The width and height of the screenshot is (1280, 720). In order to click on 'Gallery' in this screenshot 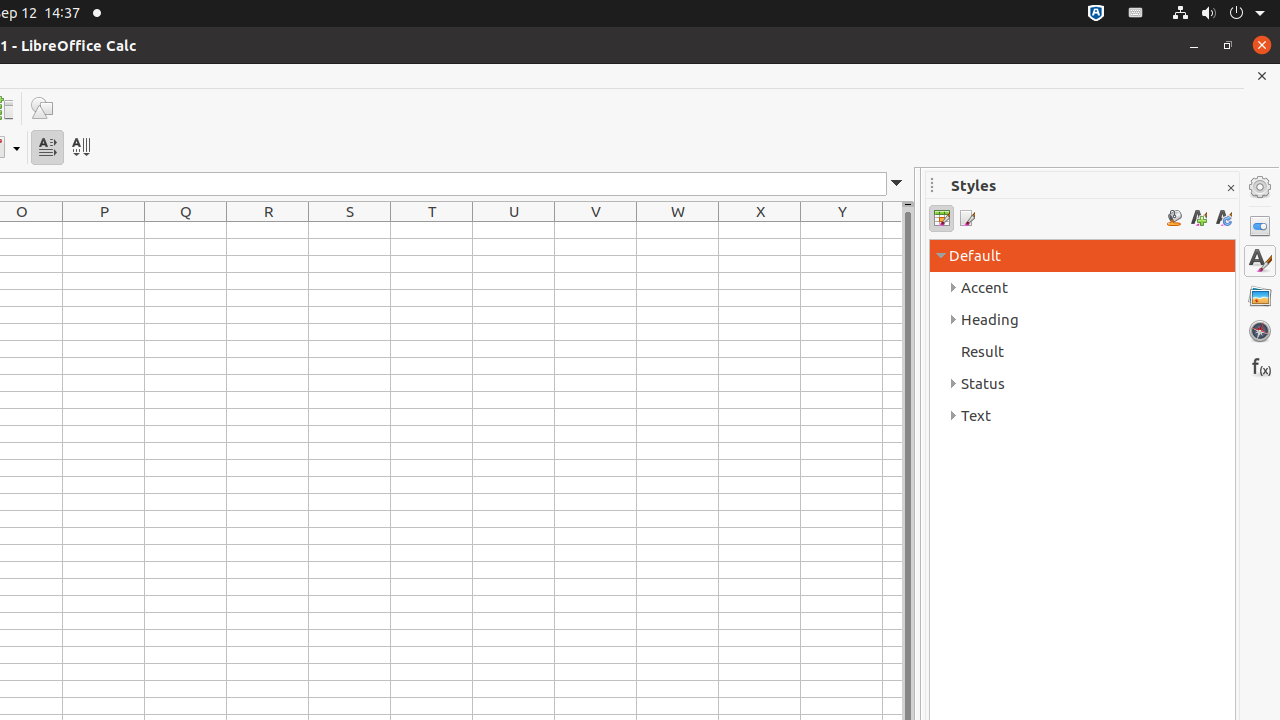, I will do `click(1259, 295)`.